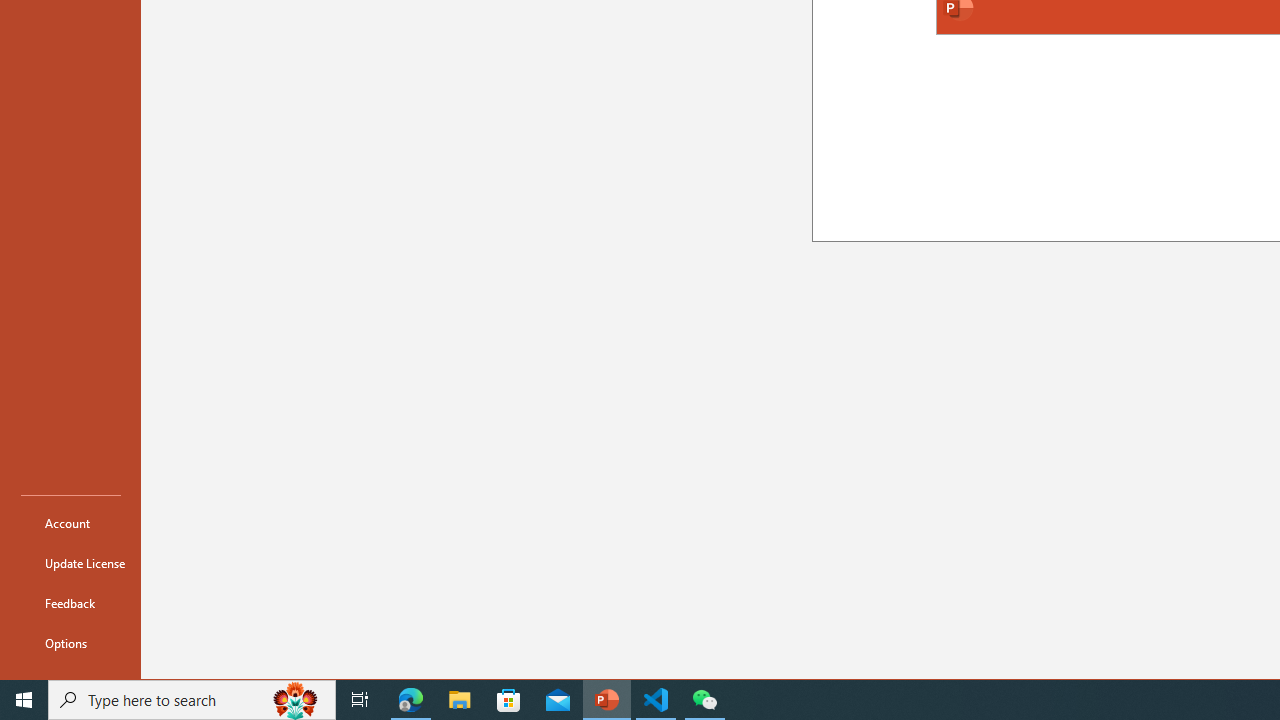 Image resolution: width=1280 pixels, height=720 pixels. I want to click on 'WeChat - 1 running window', so click(705, 698).